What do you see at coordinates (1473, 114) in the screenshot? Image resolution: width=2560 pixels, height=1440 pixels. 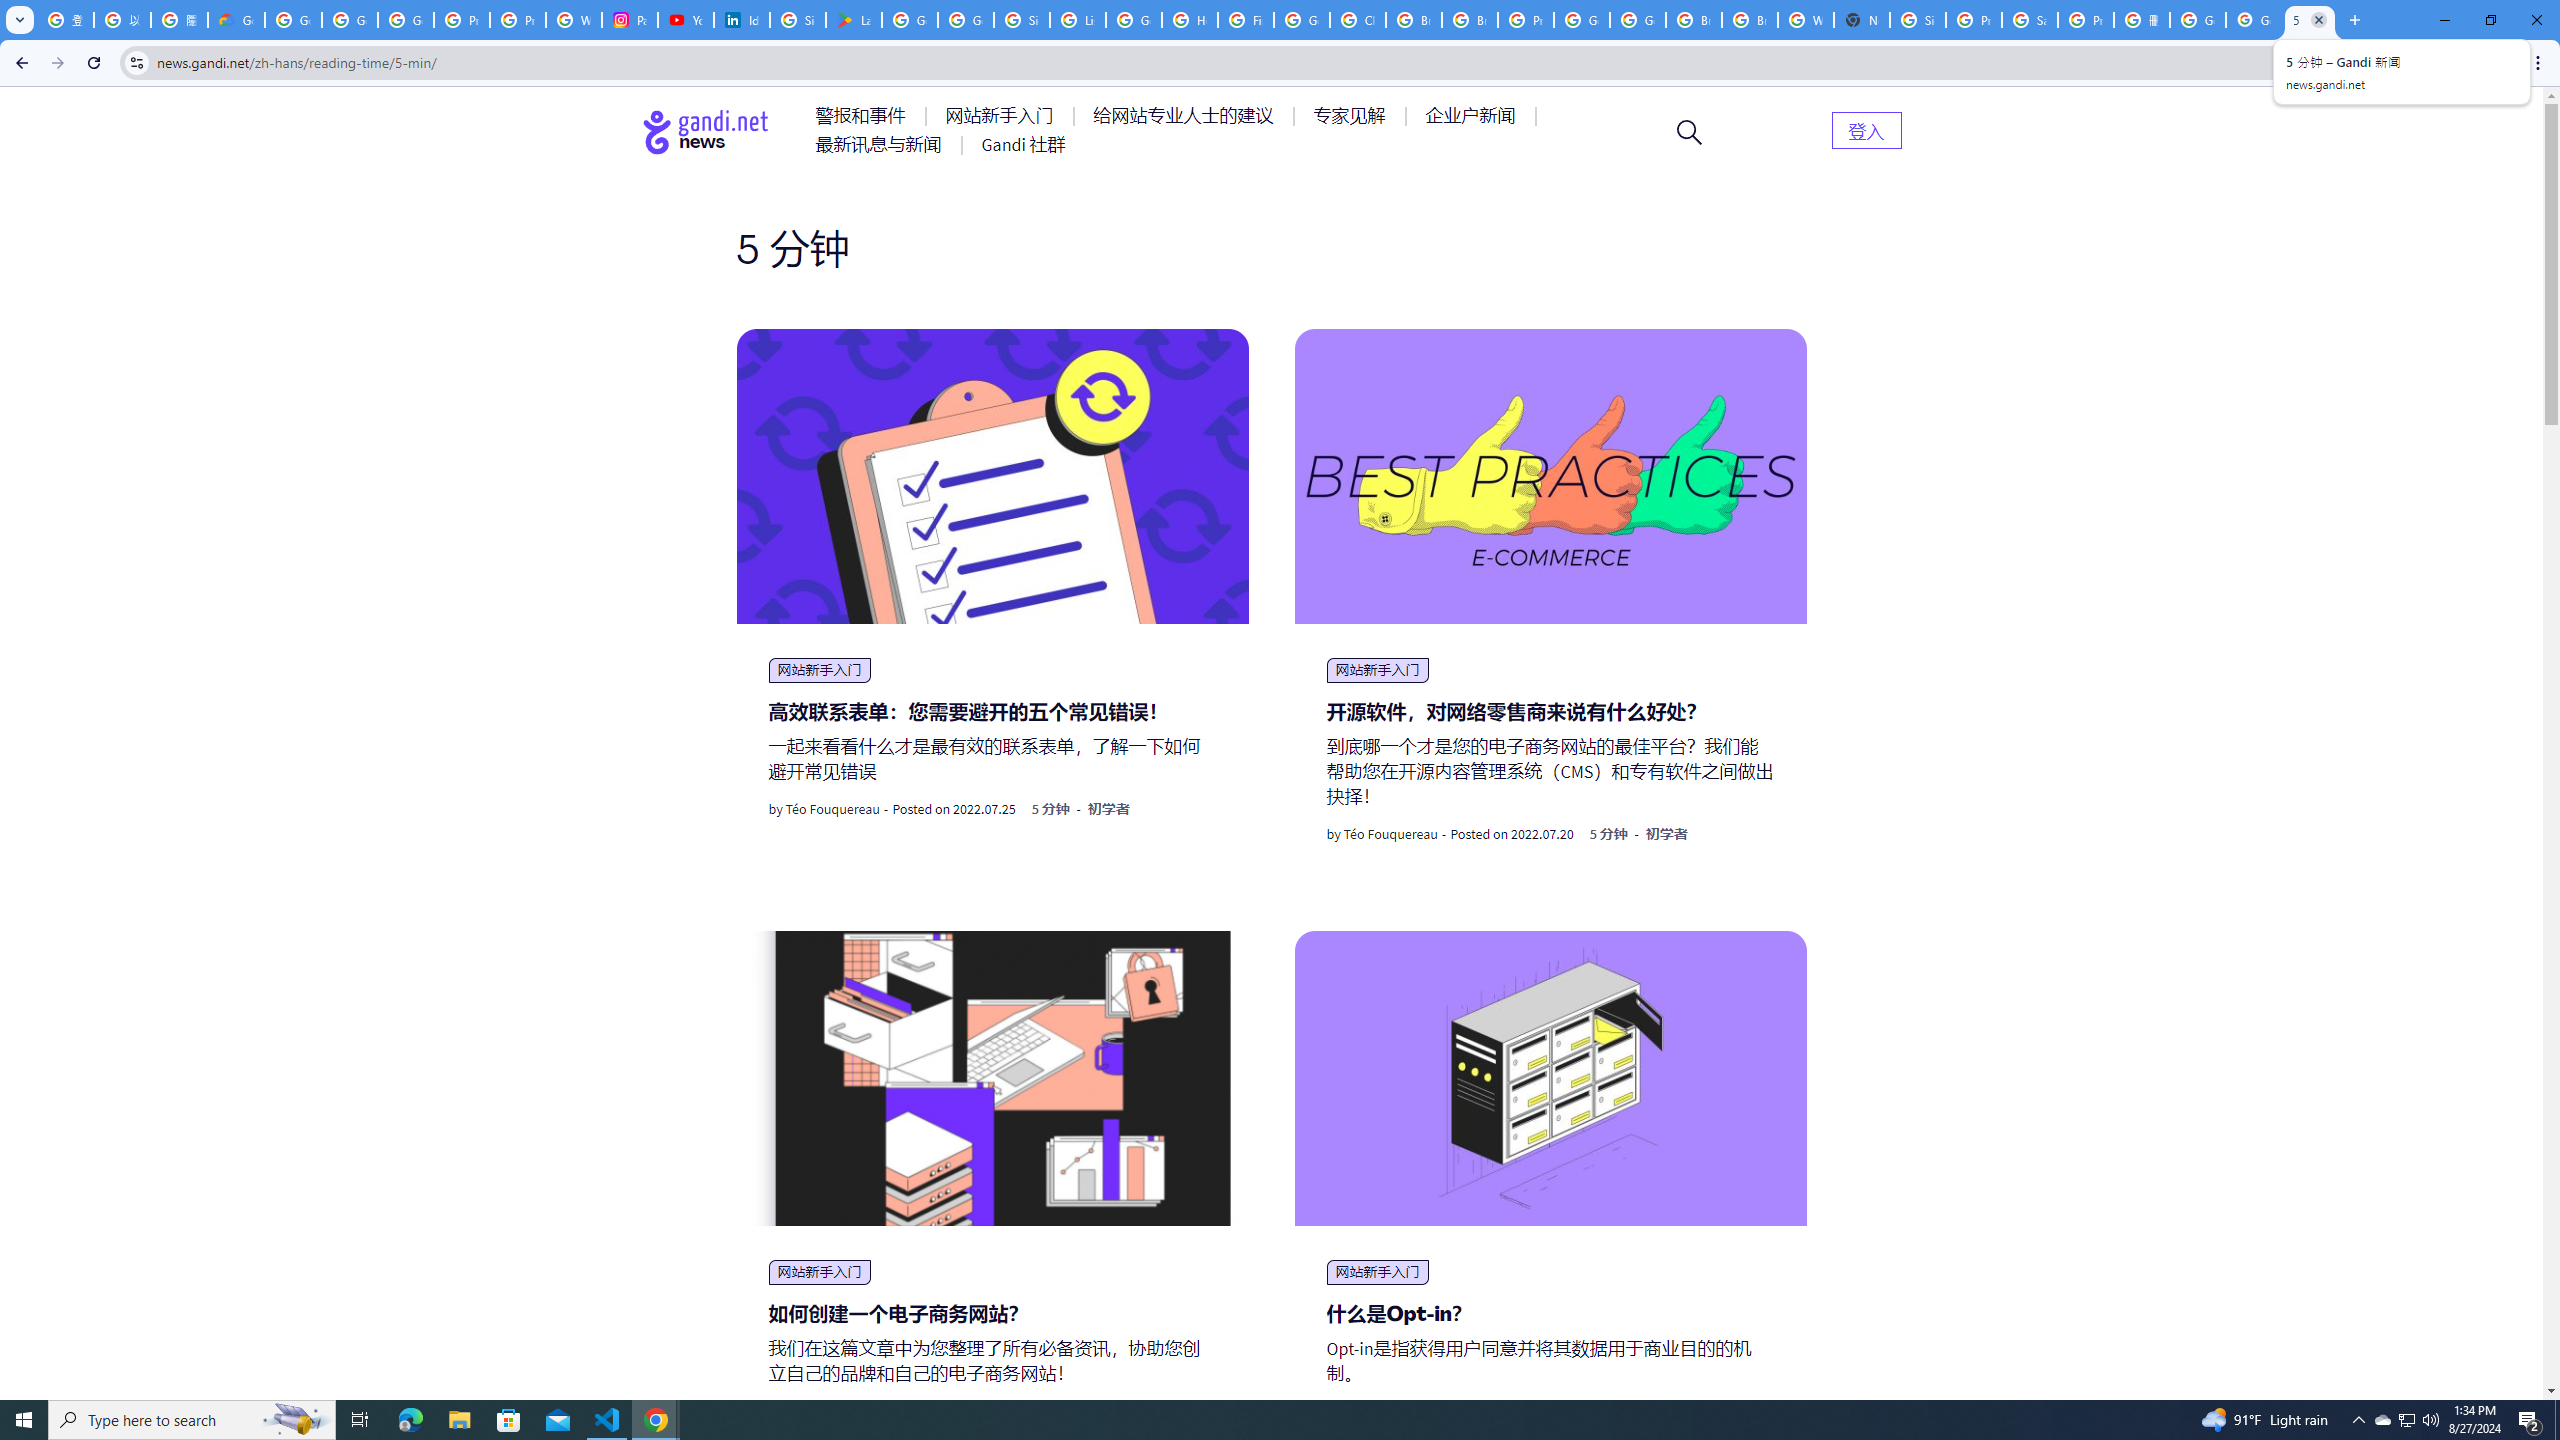 I see `'AutomationID: menu-item-77765'` at bounding box center [1473, 114].